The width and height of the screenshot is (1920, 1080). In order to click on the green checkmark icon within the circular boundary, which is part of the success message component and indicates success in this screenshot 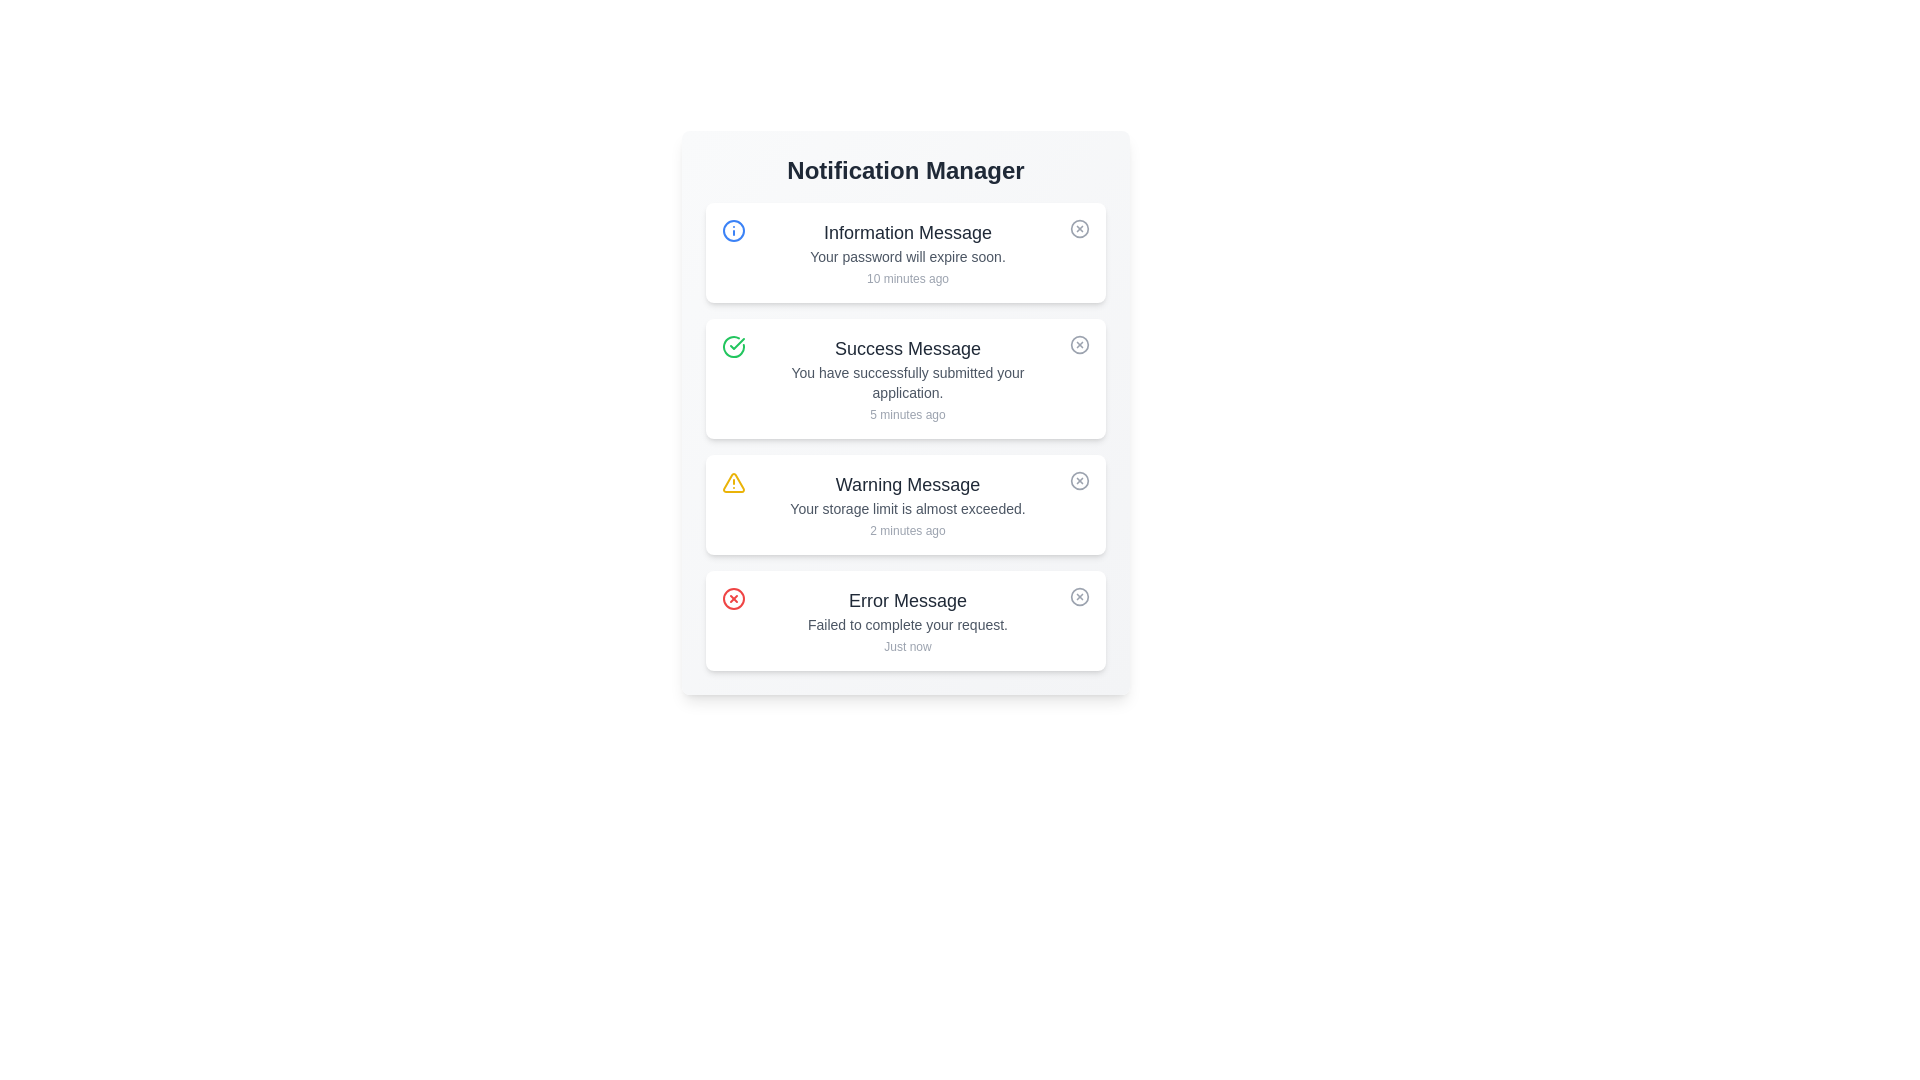, I will do `click(736, 342)`.